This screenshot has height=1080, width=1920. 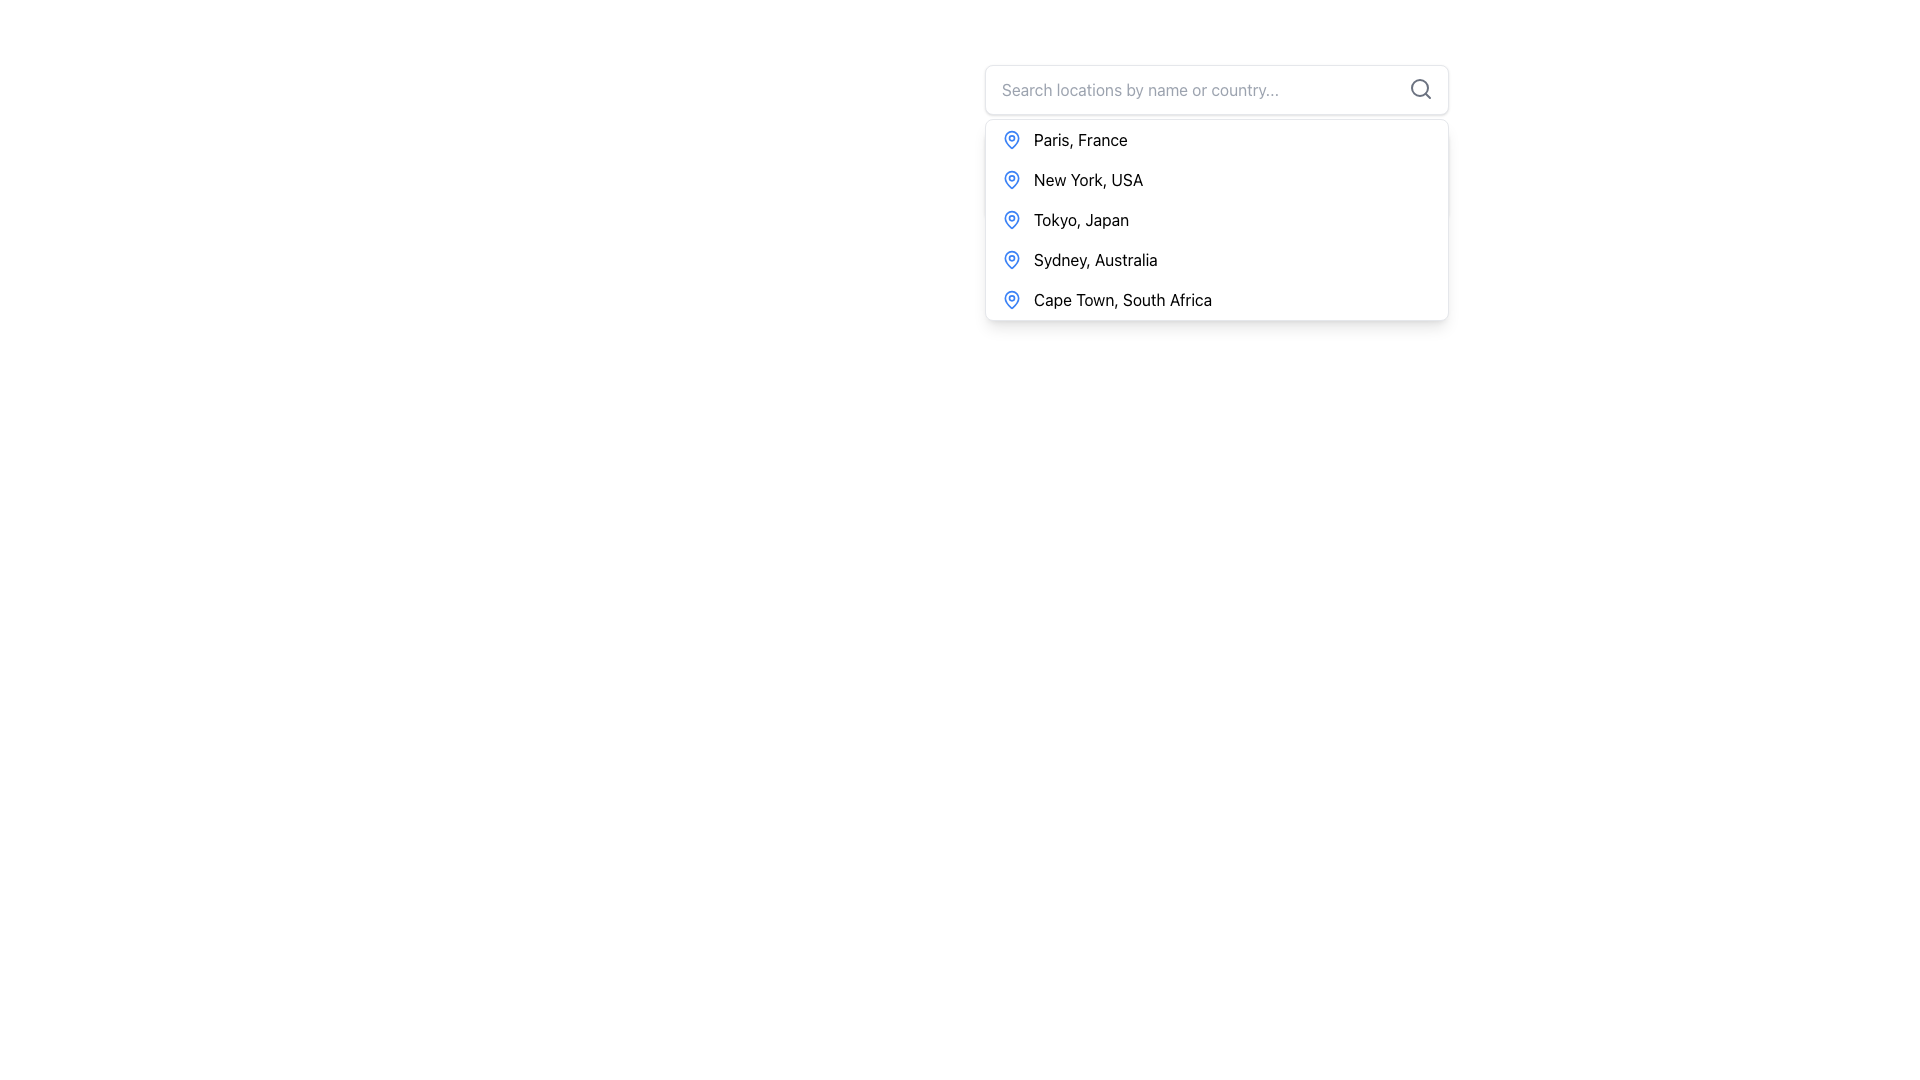 I want to click on the location marker icon positioned to the left of the text 'Cape Town, South Africa' in the dropdown menu, which is the fifth icon in the vertical list, so click(x=1012, y=299).